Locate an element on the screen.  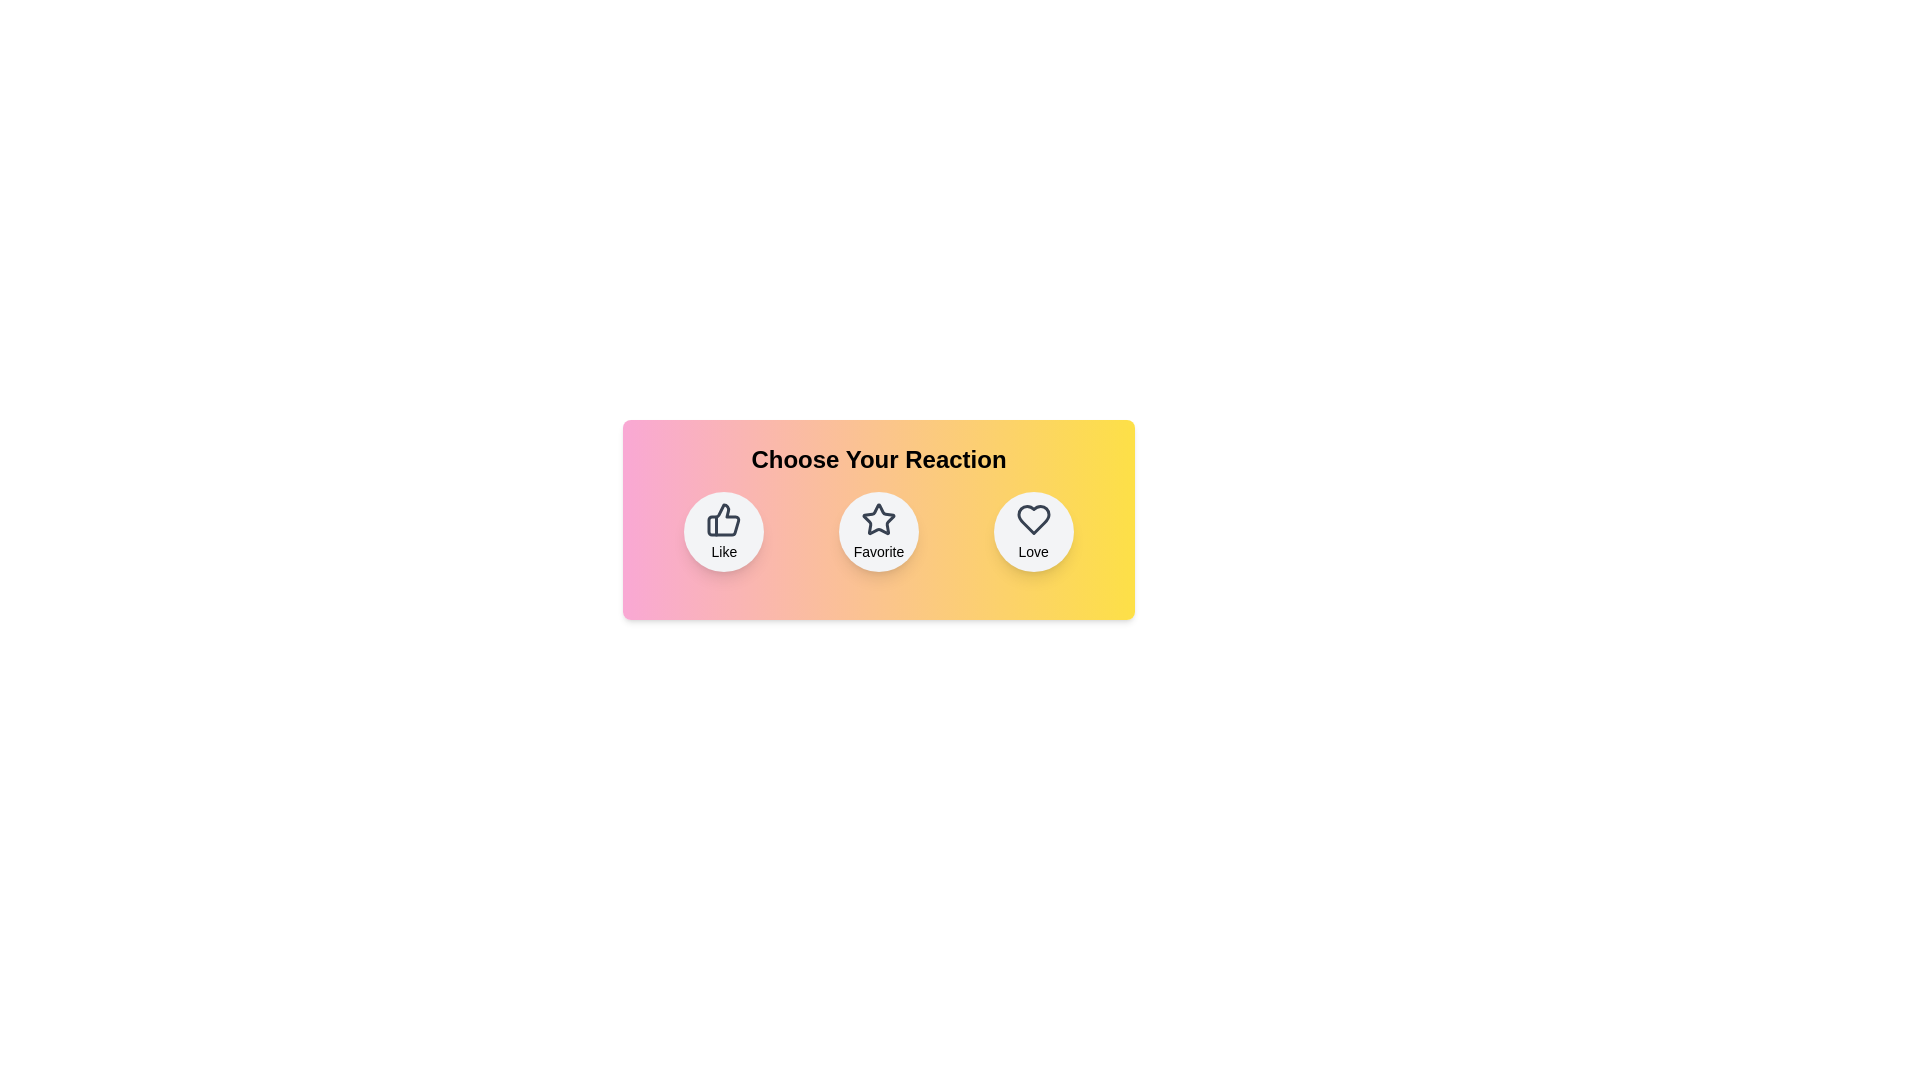
the Like button to select the corresponding reaction is located at coordinates (723, 531).